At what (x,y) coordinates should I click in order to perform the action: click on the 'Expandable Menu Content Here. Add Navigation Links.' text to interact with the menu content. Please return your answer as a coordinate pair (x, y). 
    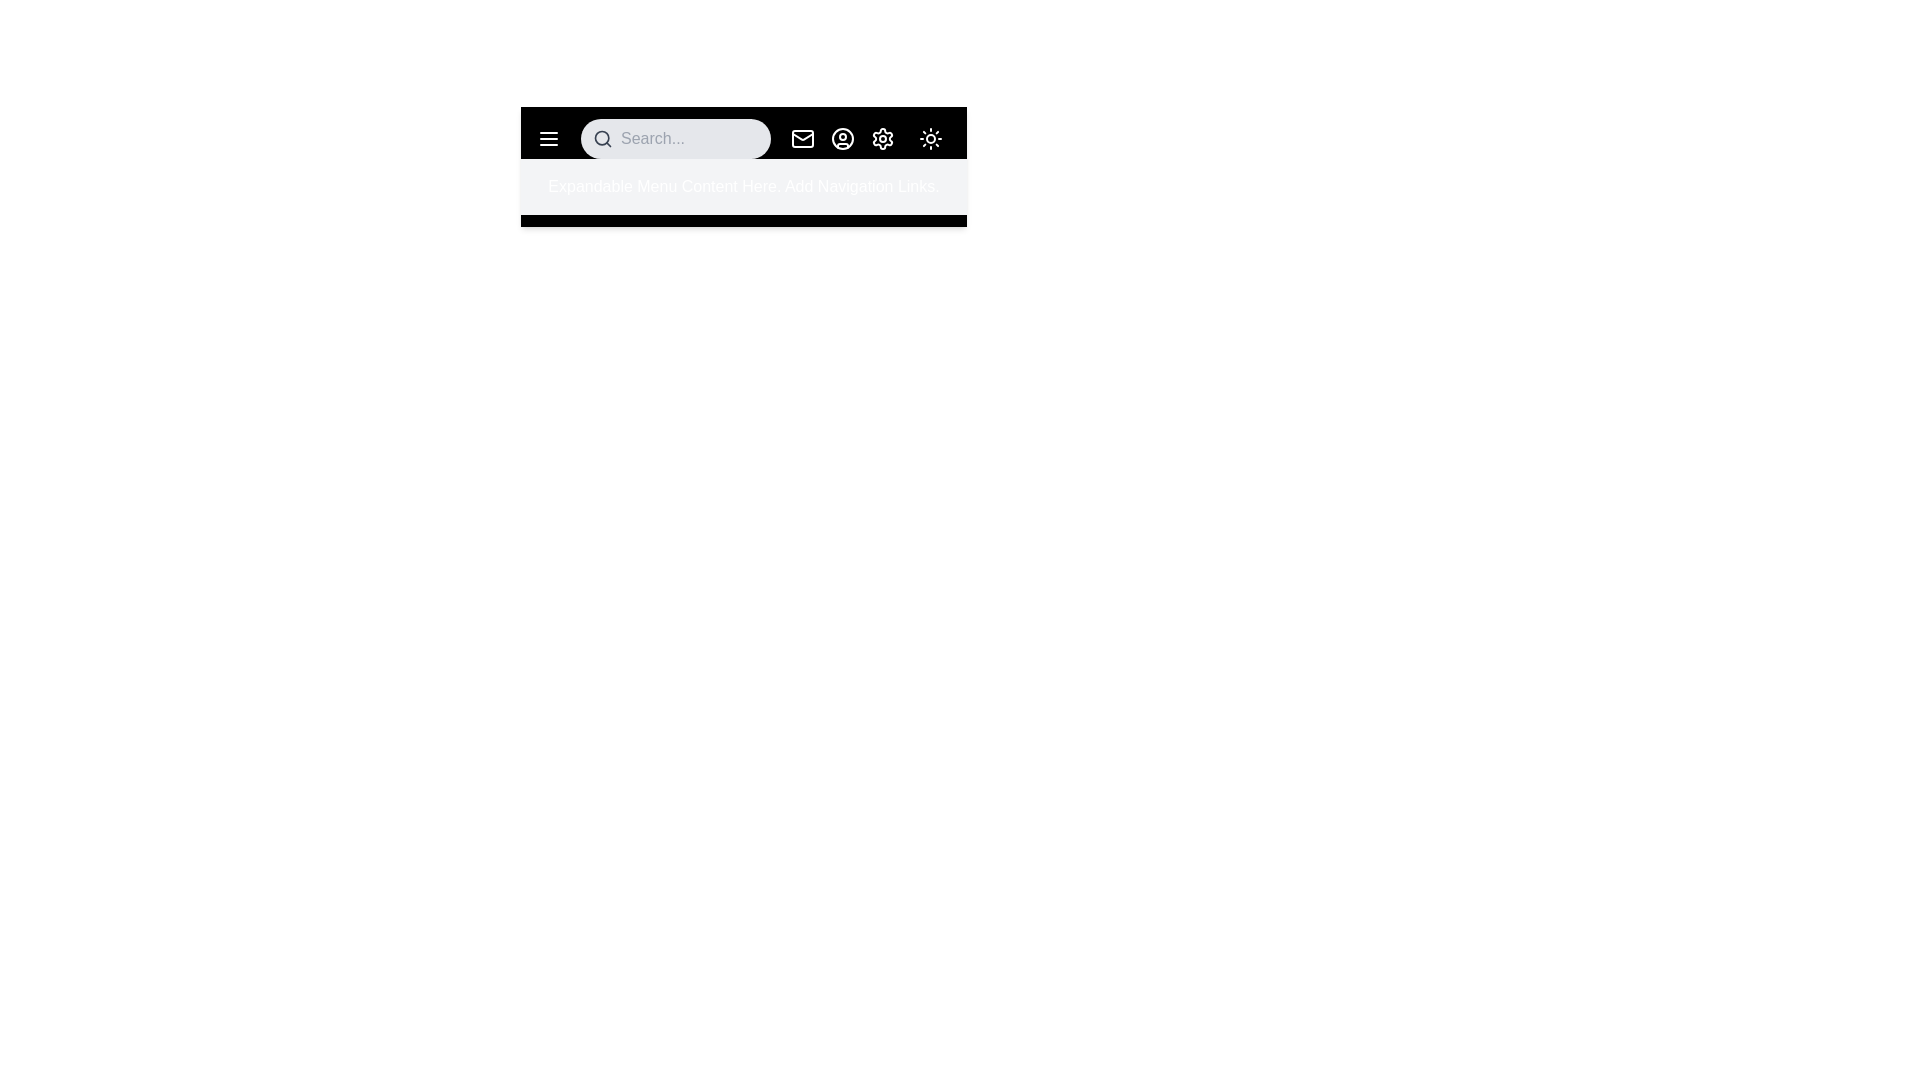
    Looking at the image, I should click on (743, 186).